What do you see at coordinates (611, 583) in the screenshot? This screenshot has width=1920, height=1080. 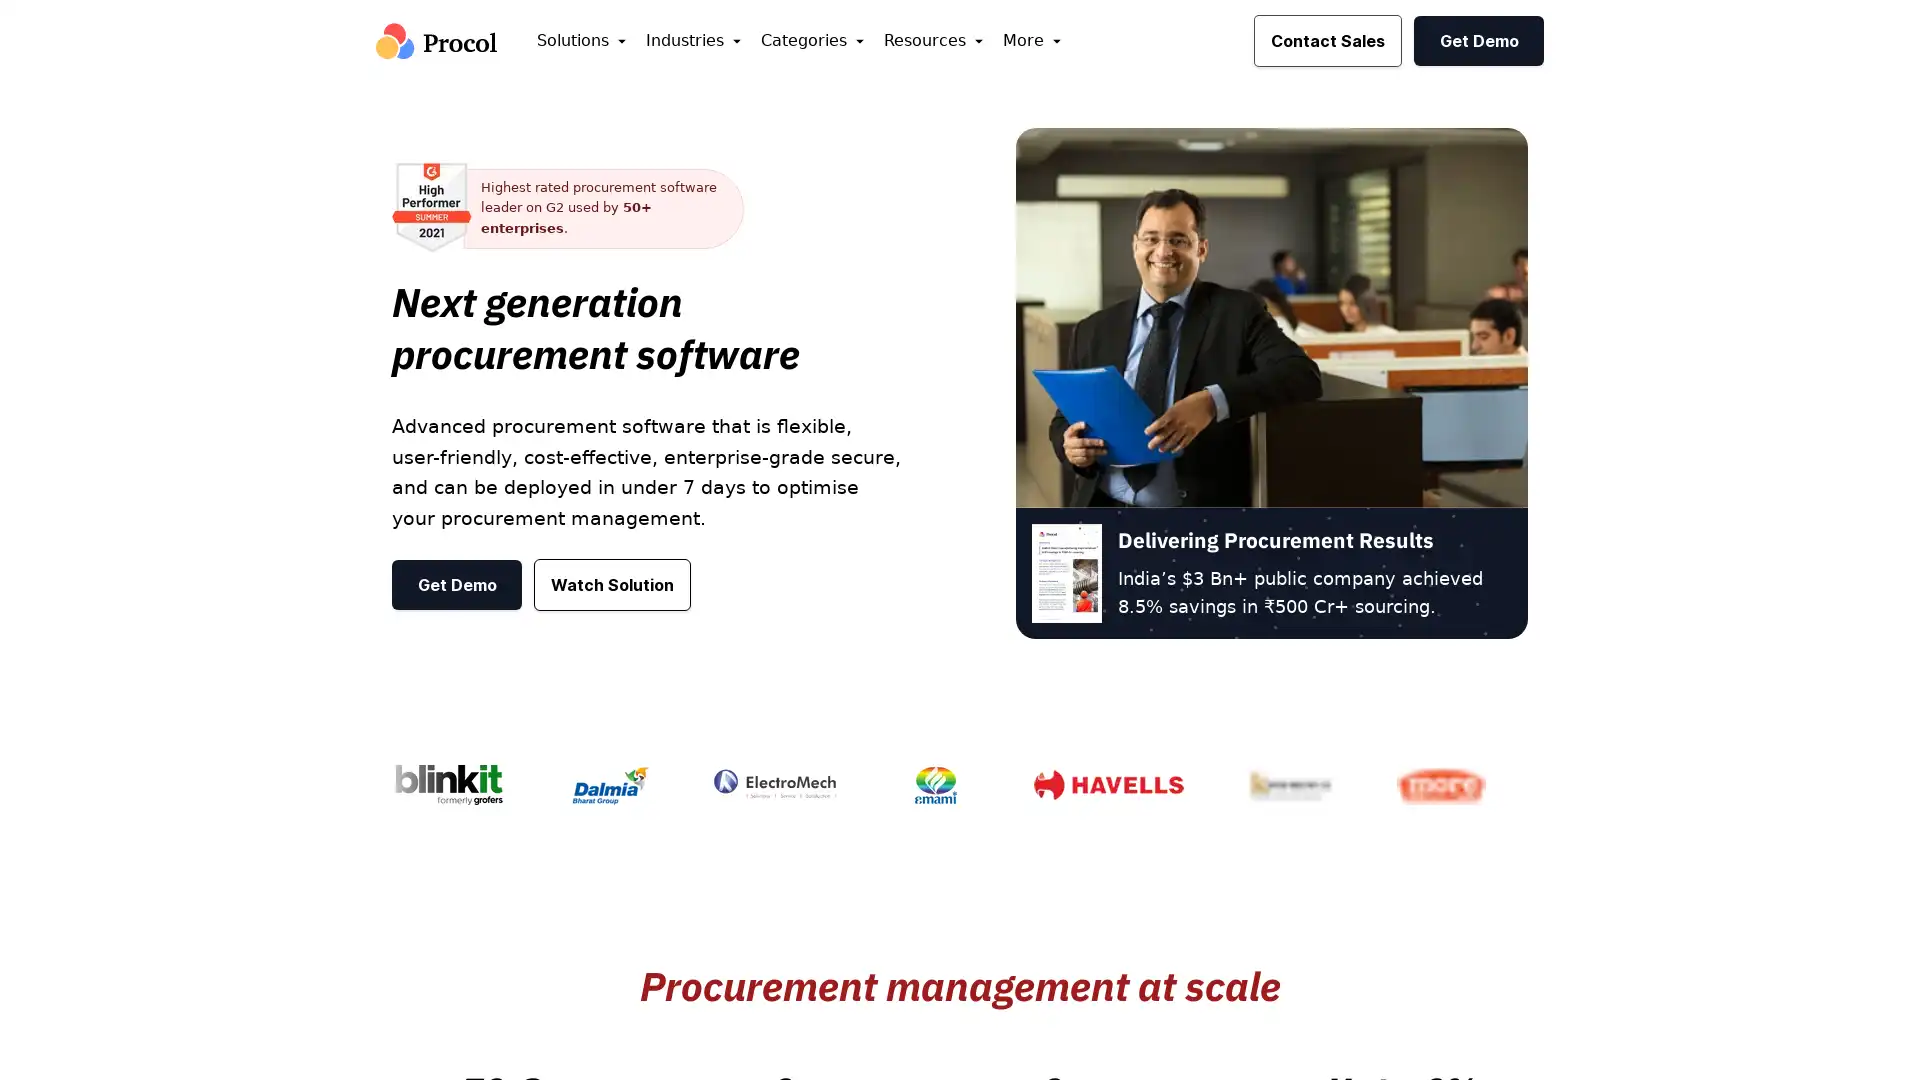 I see `Watch Solution` at bounding box center [611, 583].